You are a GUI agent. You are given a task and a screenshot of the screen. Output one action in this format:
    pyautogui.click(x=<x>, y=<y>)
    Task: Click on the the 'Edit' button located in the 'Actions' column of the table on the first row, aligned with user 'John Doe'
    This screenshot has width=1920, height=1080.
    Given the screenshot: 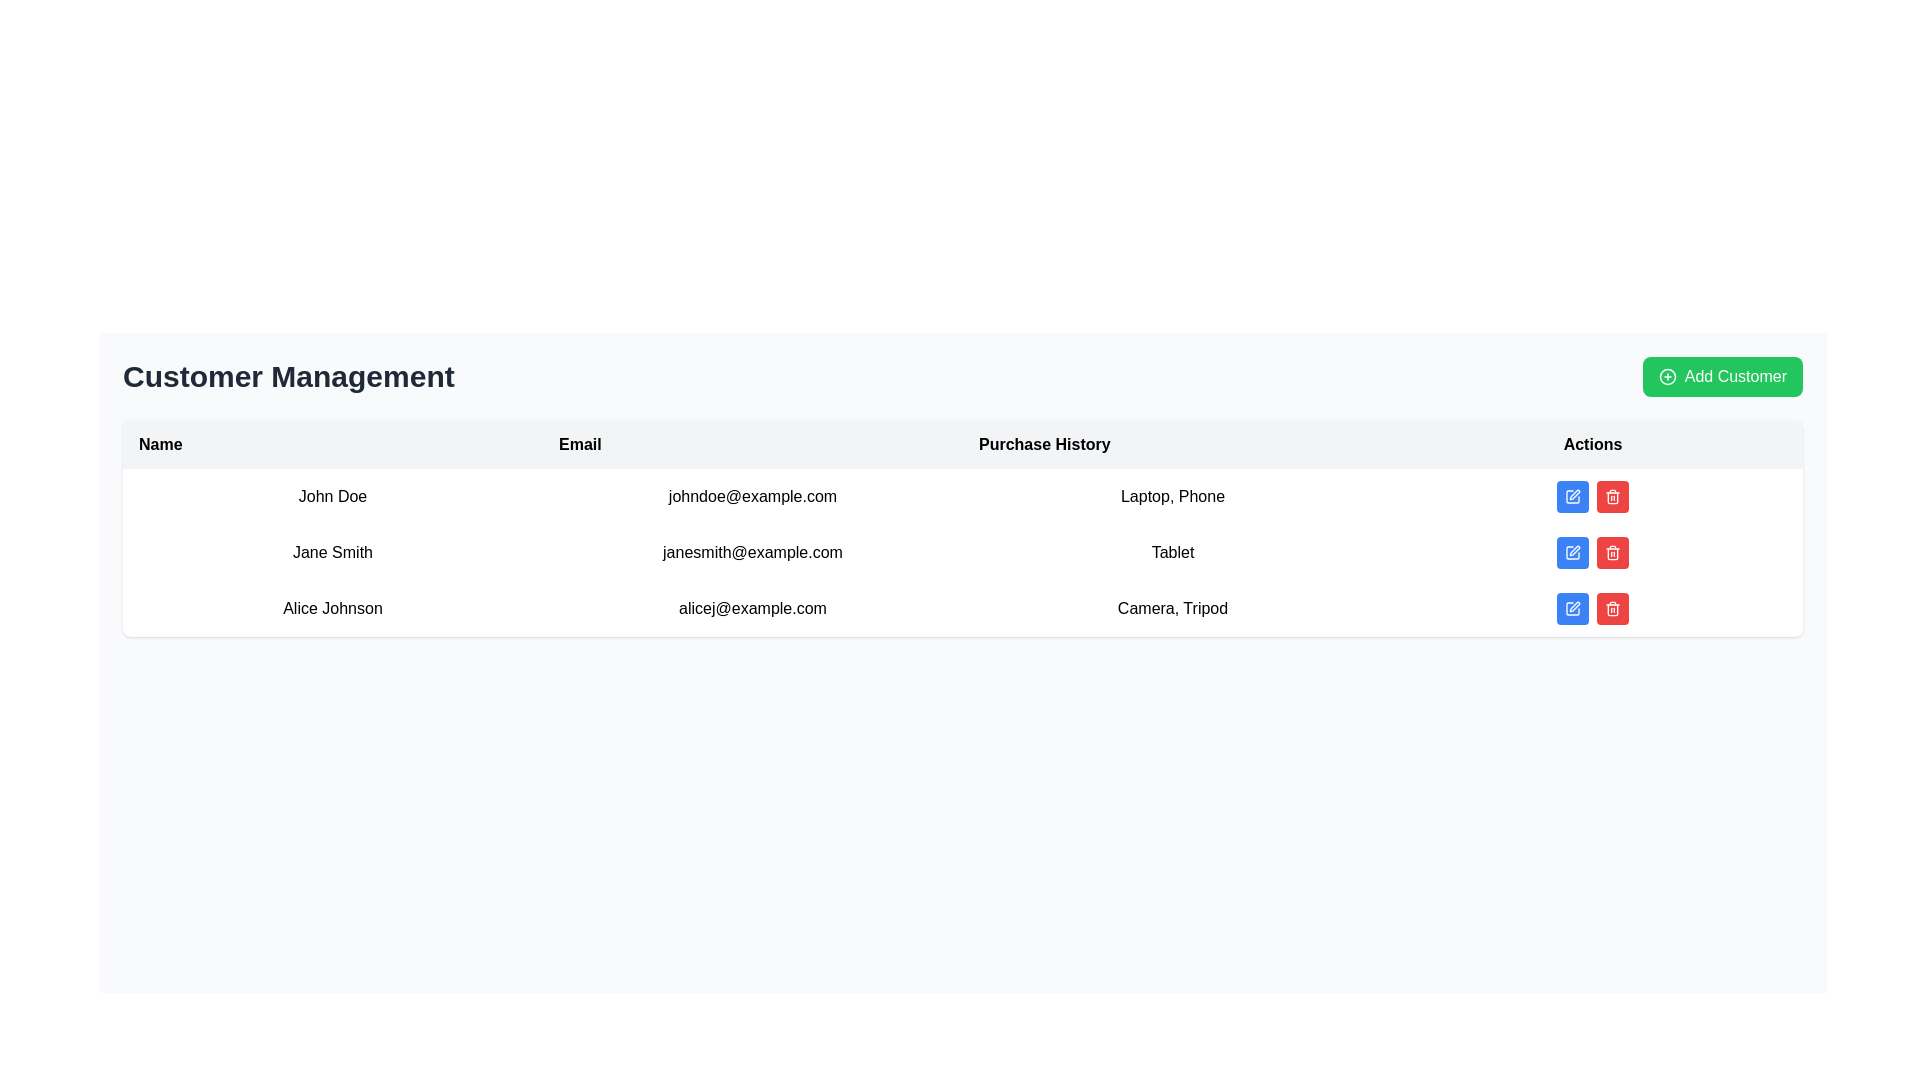 What is the action you would take?
    pyautogui.click(x=1572, y=496)
    